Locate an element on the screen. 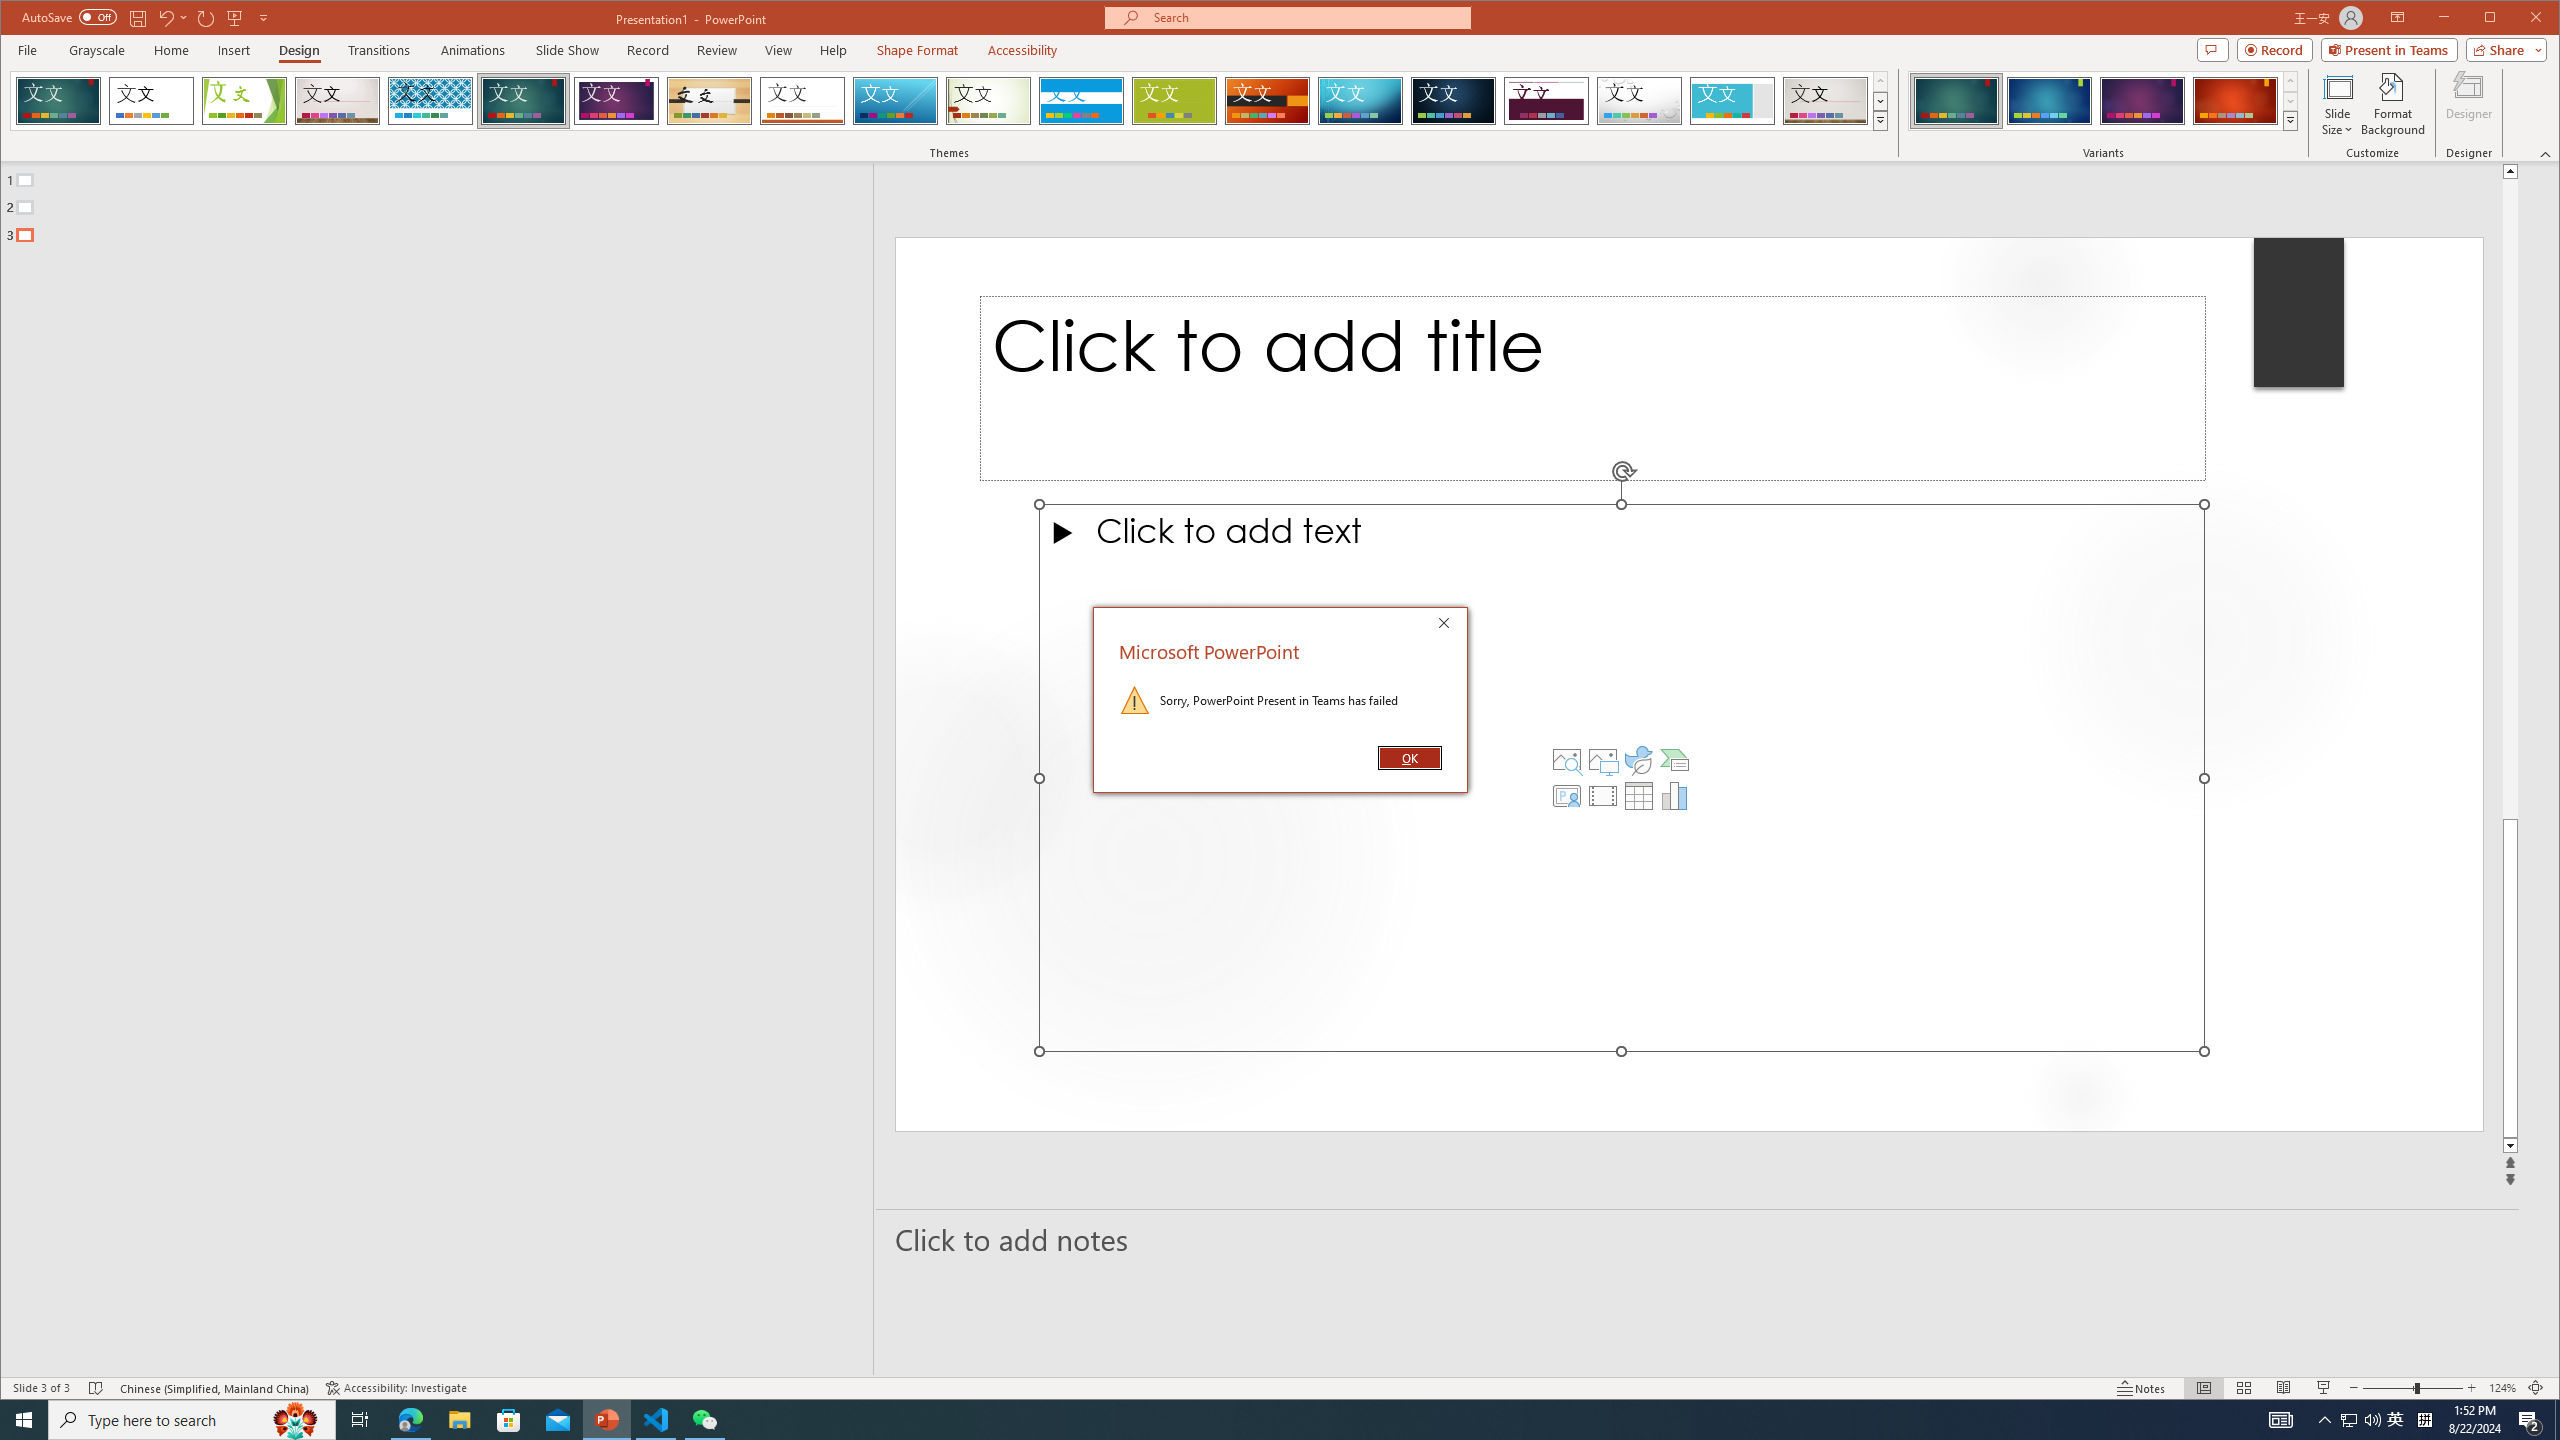 This screenshot has height=1440, width=2560. 'Banded' is located at coordinates (1080, 100).